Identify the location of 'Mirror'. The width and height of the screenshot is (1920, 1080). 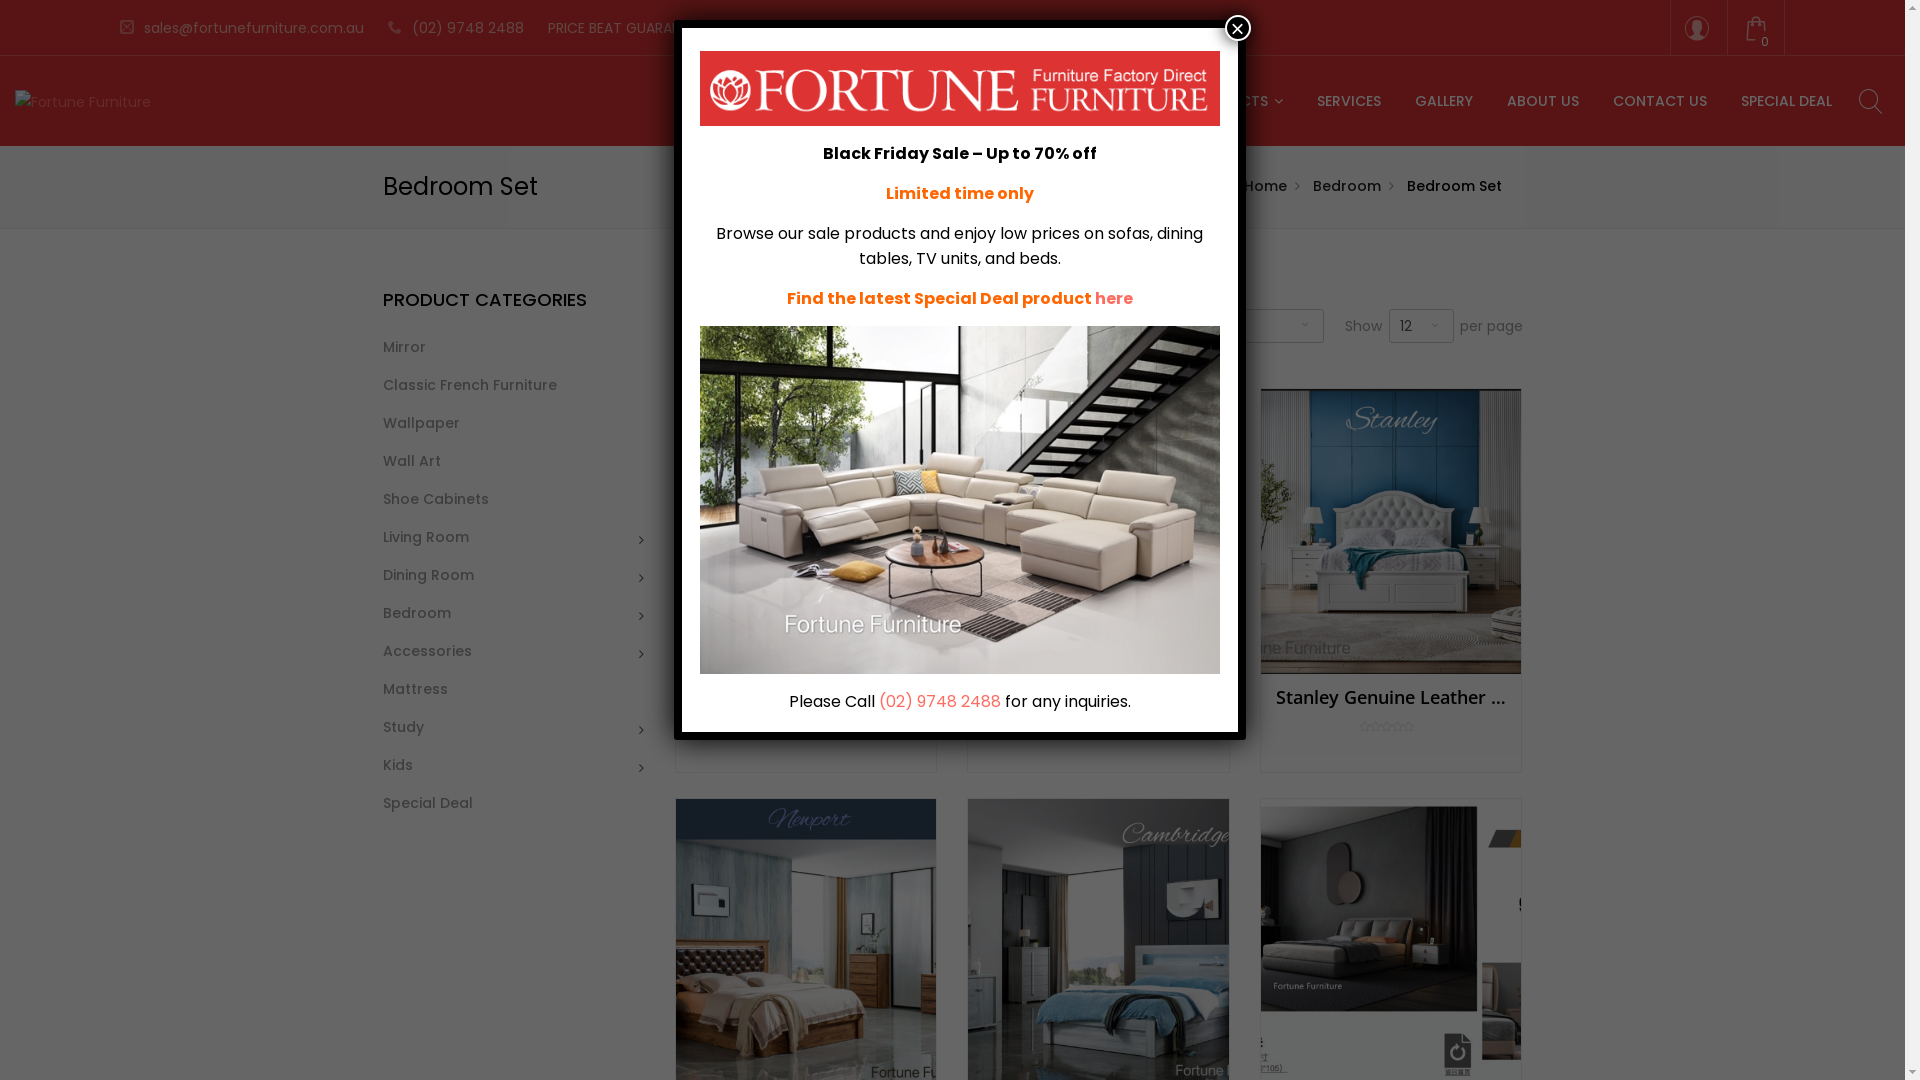
(402, 343).